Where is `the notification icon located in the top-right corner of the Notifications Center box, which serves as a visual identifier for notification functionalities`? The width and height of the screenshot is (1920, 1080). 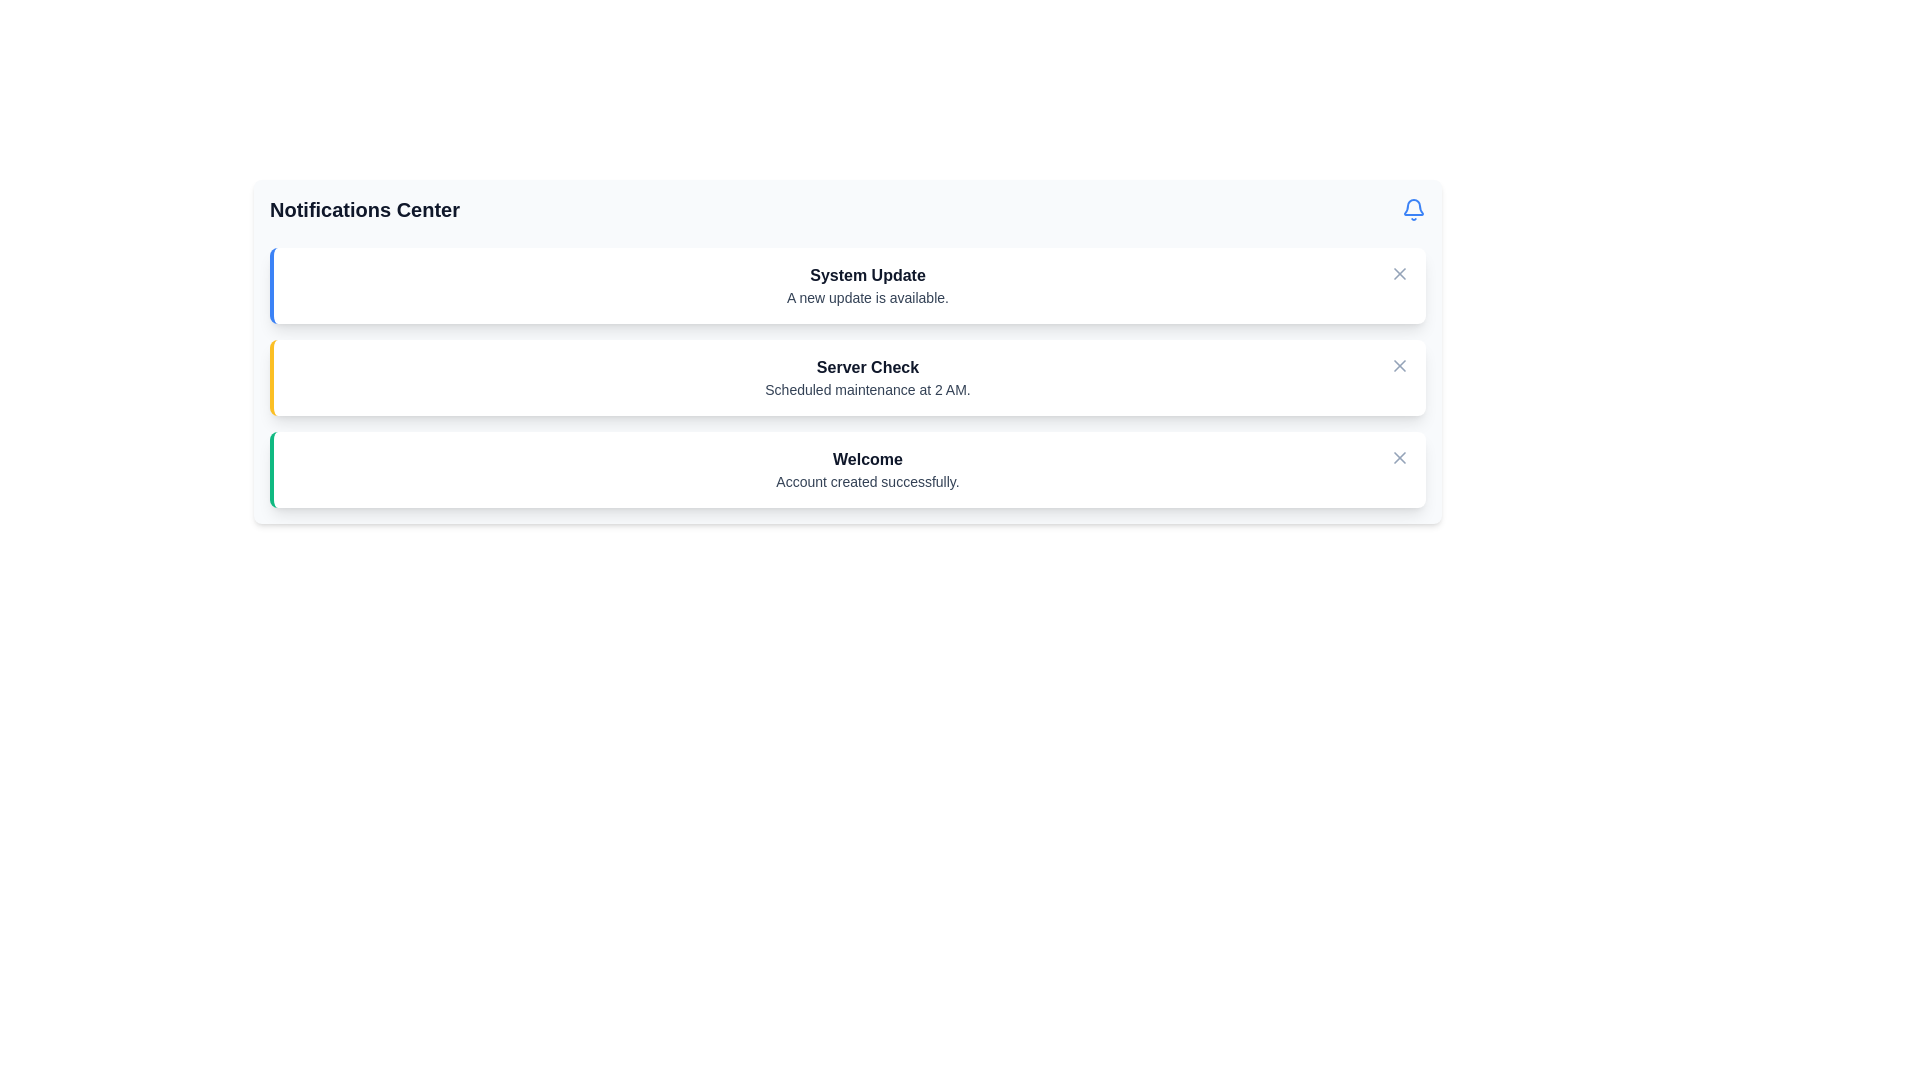
the notification icon located in the top-right corner of the Notifications Center box, which serves as a visual identifier for notification functionalities is located at coordinates (1413, 207).